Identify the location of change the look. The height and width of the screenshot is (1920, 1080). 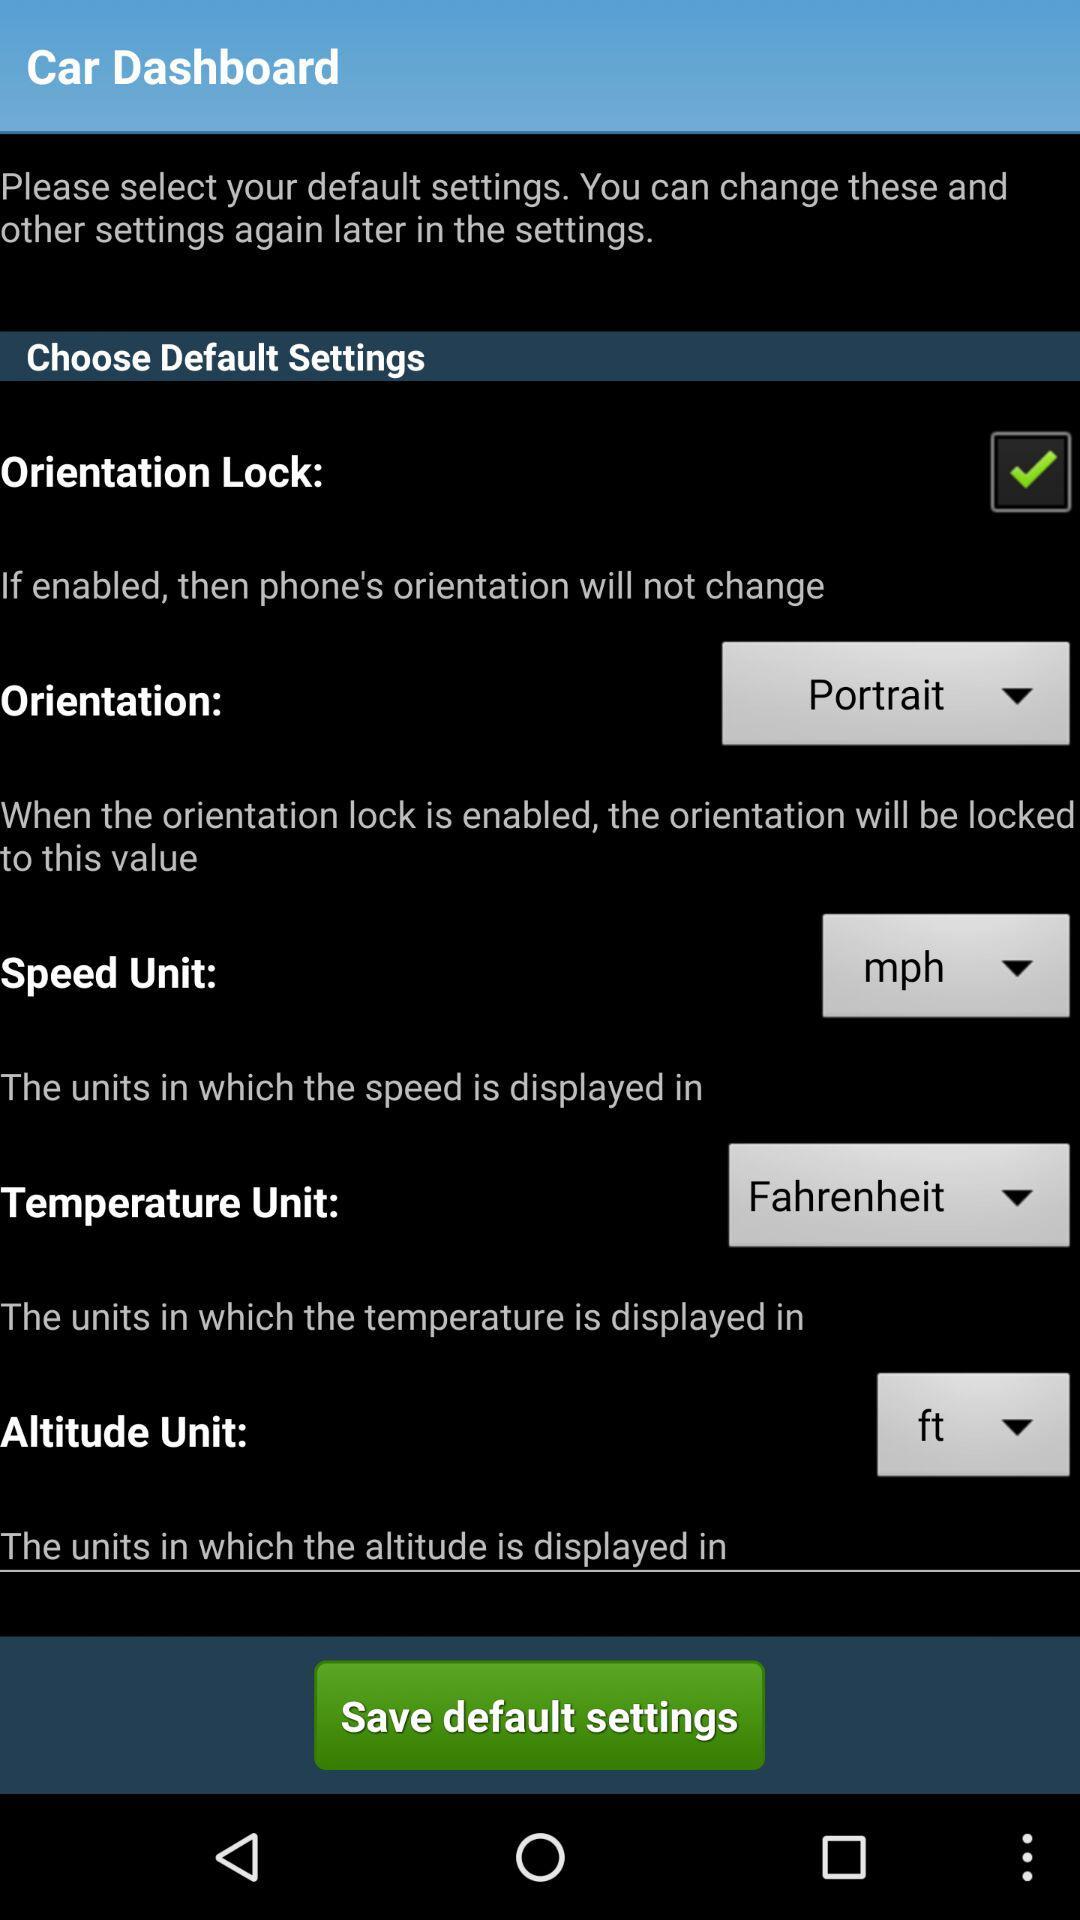
(1030, 469).